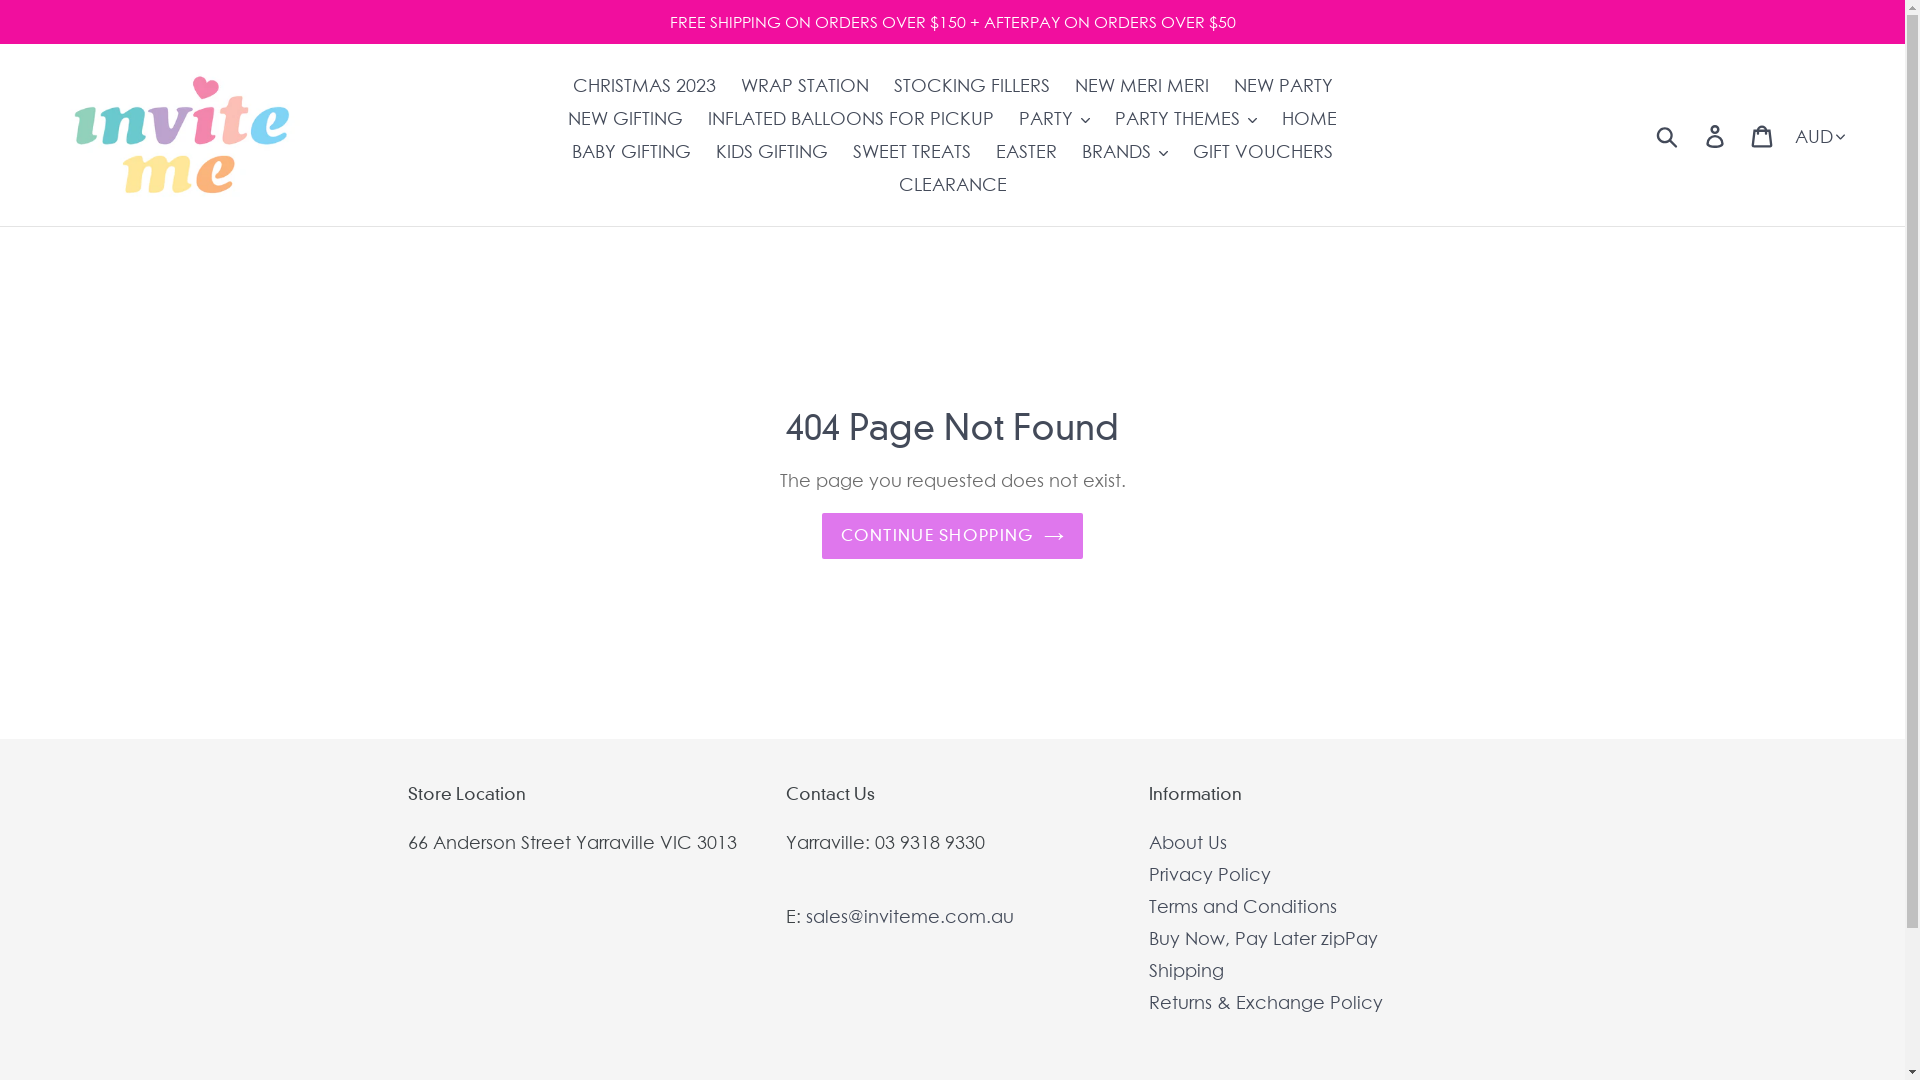 This screenshot has width=1920, height=1080. I want to click on 'HOME', so click(1309, 118).